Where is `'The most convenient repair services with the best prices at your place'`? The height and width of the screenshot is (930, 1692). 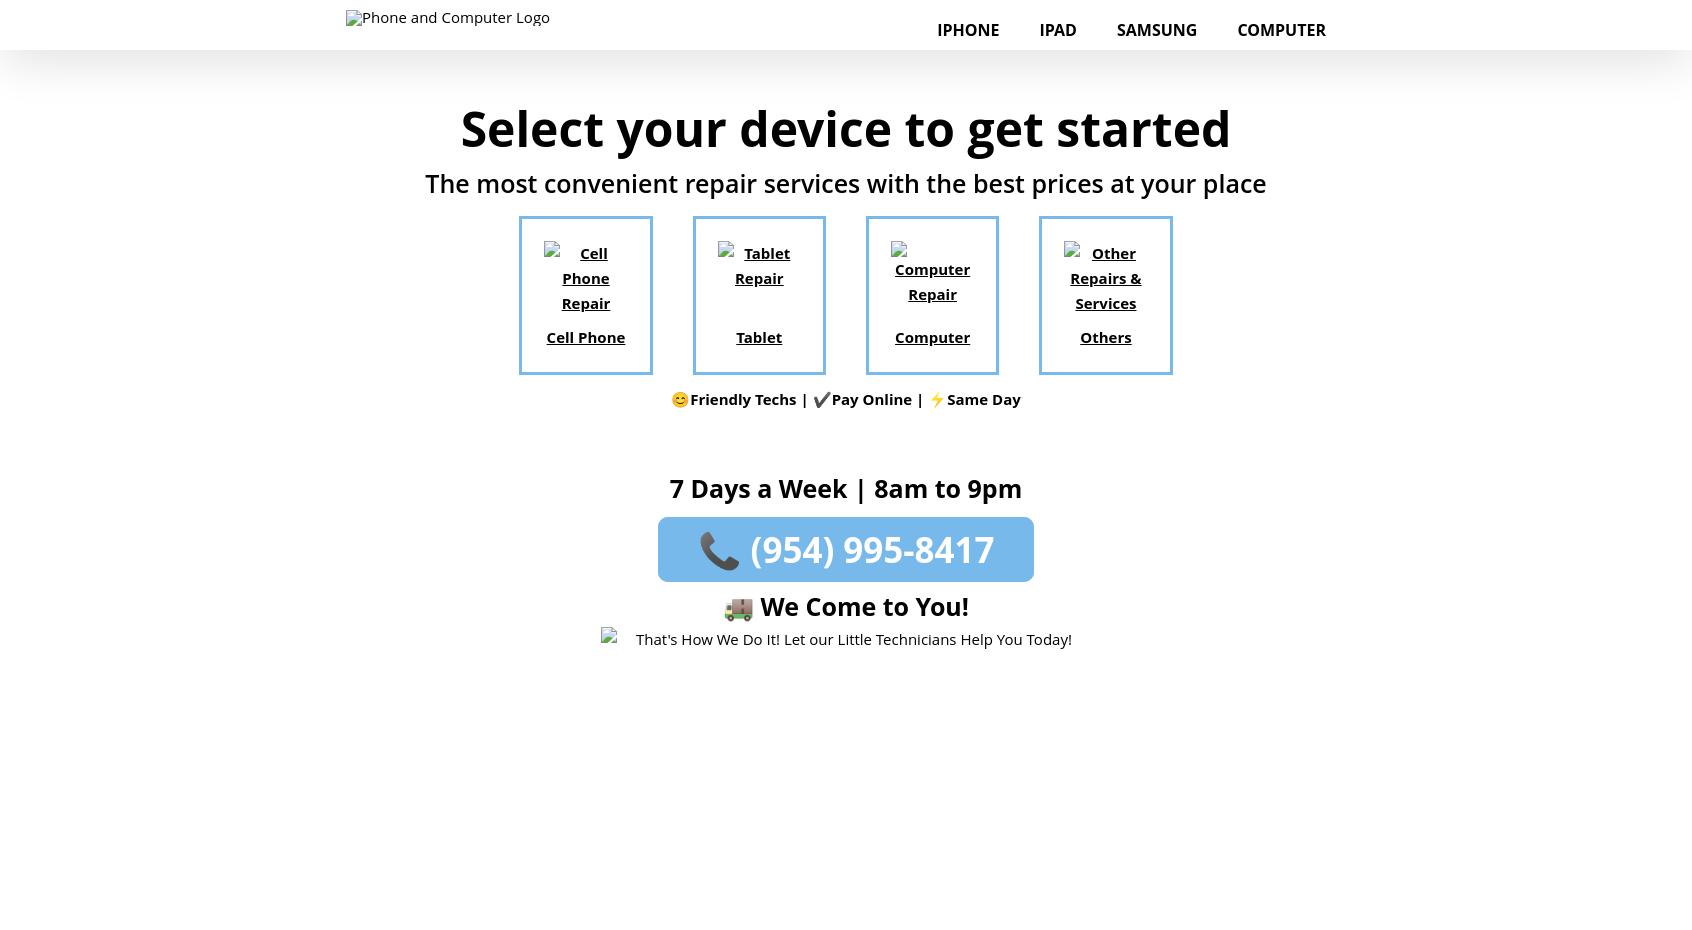
'The most convenient repair services with the best prices at your place' is located at coordinates (845, 182).